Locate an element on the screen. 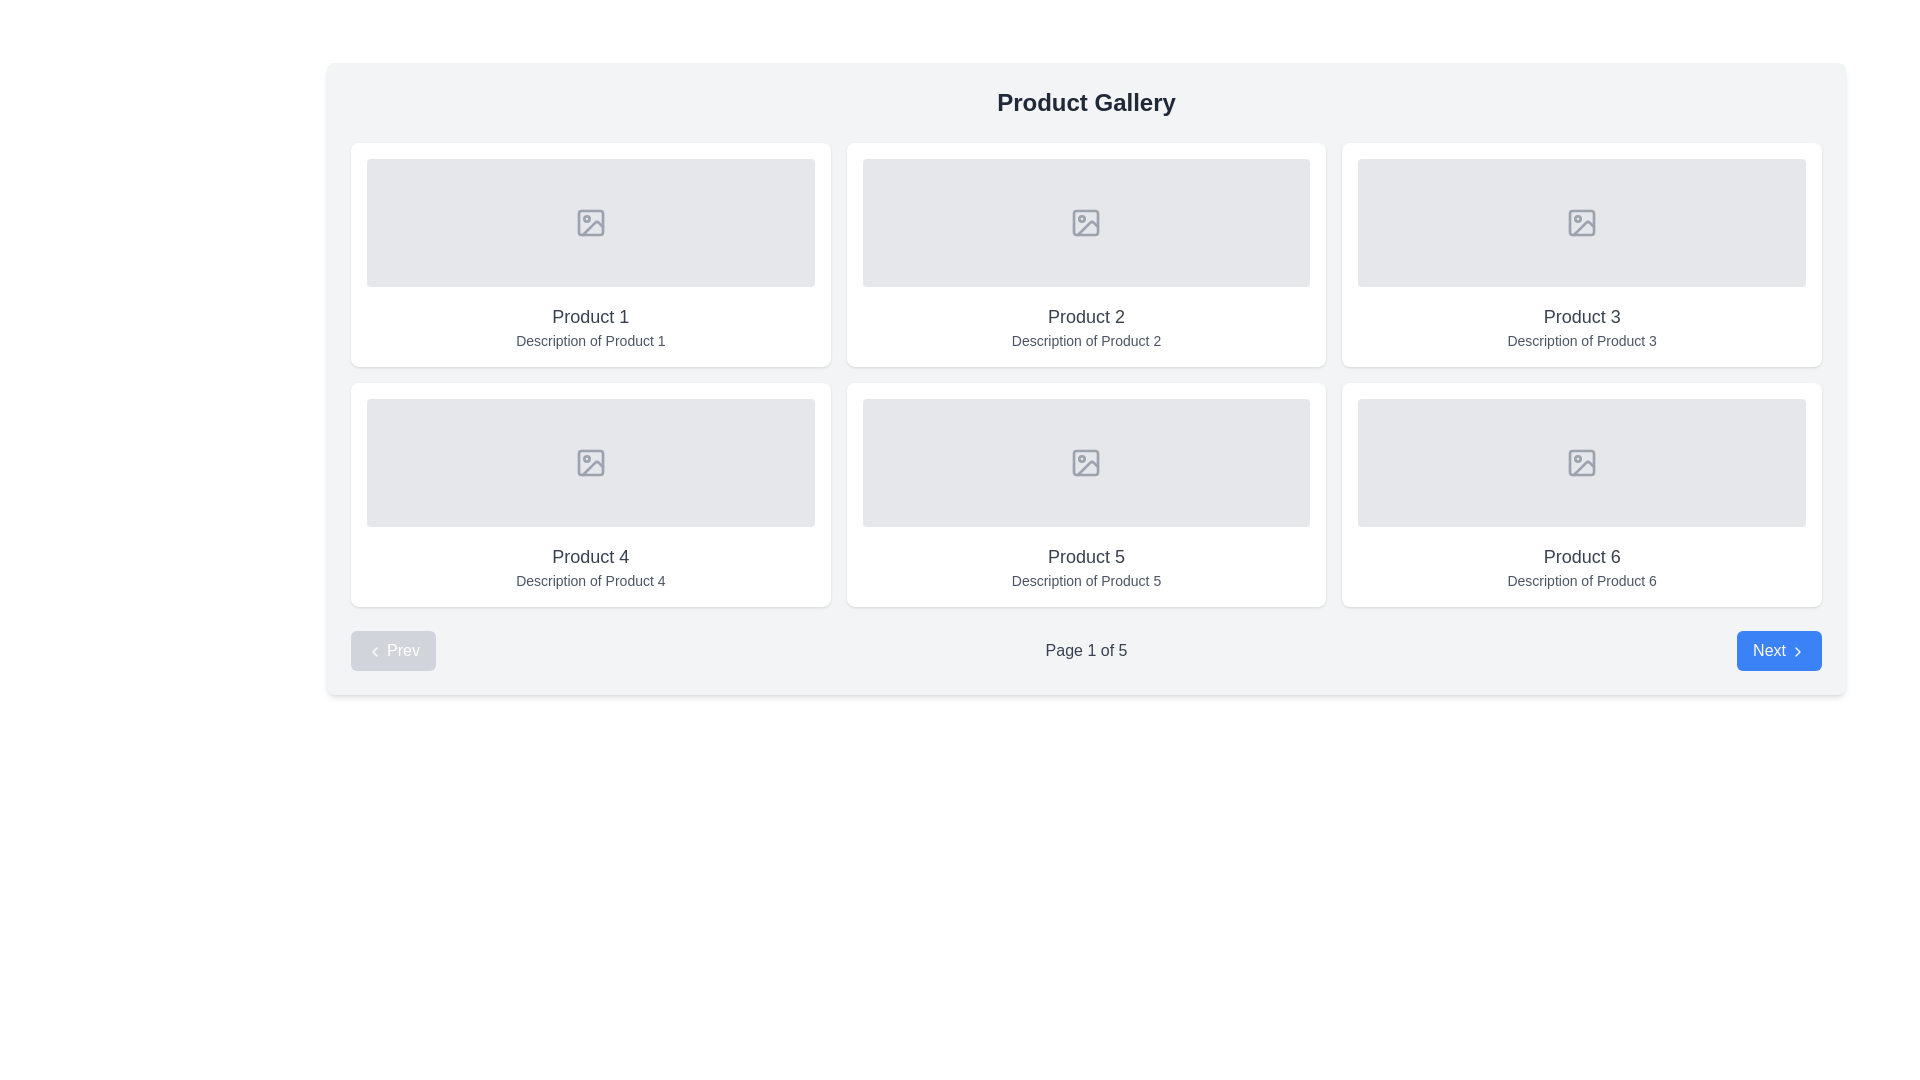  the pagination control button located on the far right of the navigation bar is located at coordinates (1779, 651).